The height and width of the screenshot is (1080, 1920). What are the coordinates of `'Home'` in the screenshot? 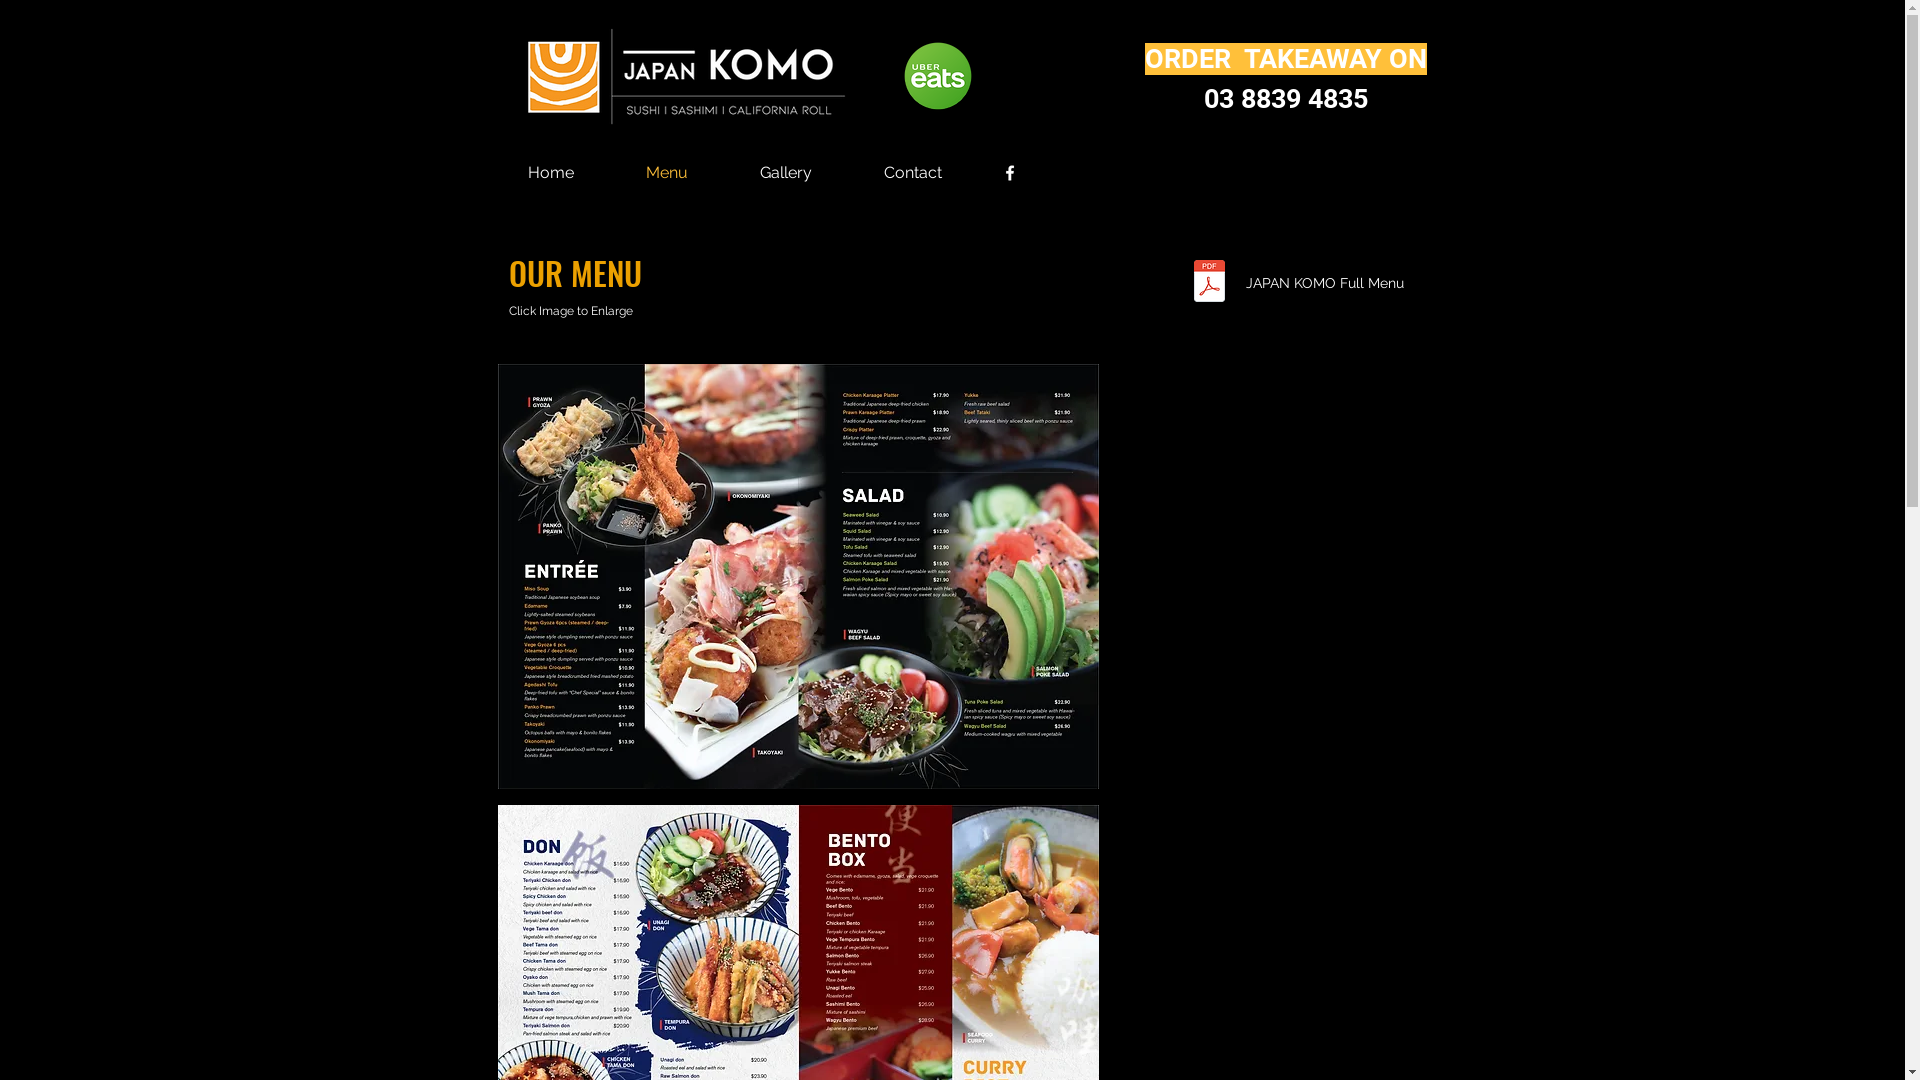 It's located at (550, 172).